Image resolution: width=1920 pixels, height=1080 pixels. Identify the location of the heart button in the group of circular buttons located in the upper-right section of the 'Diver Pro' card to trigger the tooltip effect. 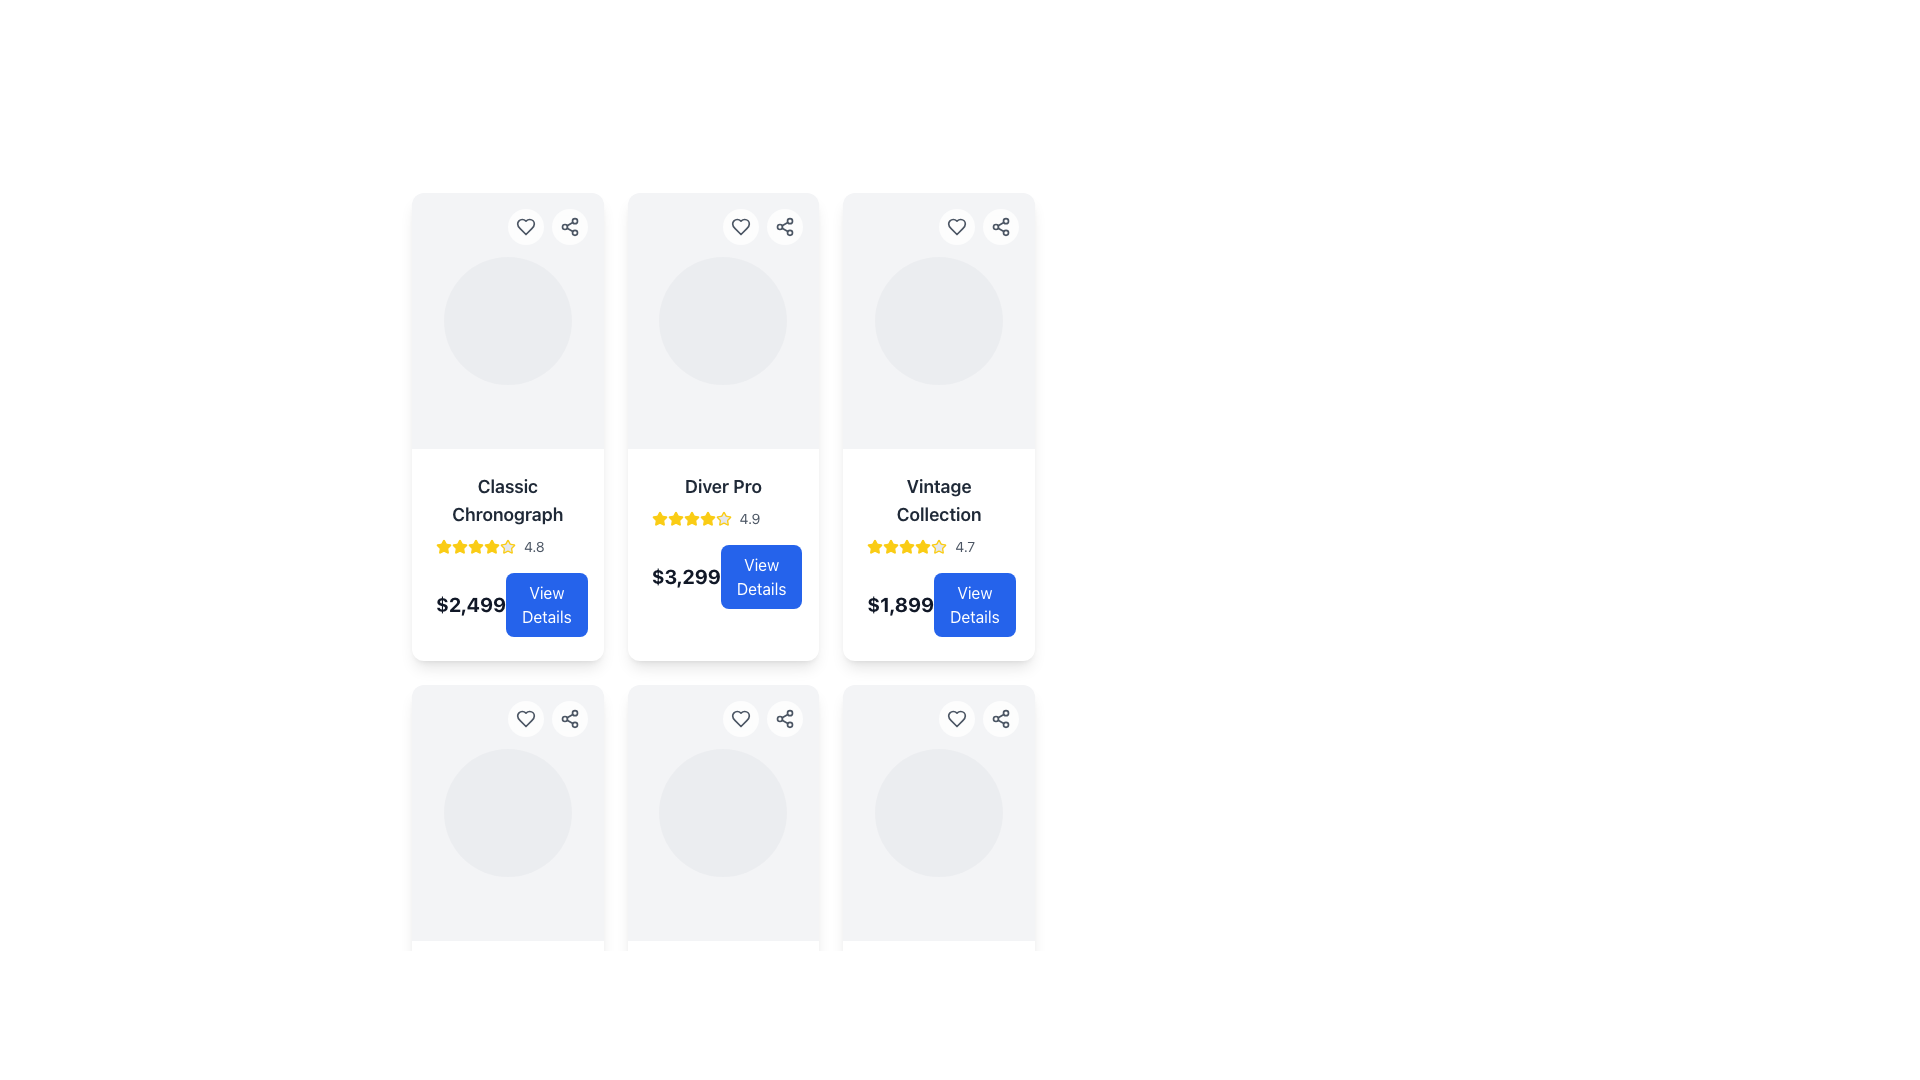
(762, 226).